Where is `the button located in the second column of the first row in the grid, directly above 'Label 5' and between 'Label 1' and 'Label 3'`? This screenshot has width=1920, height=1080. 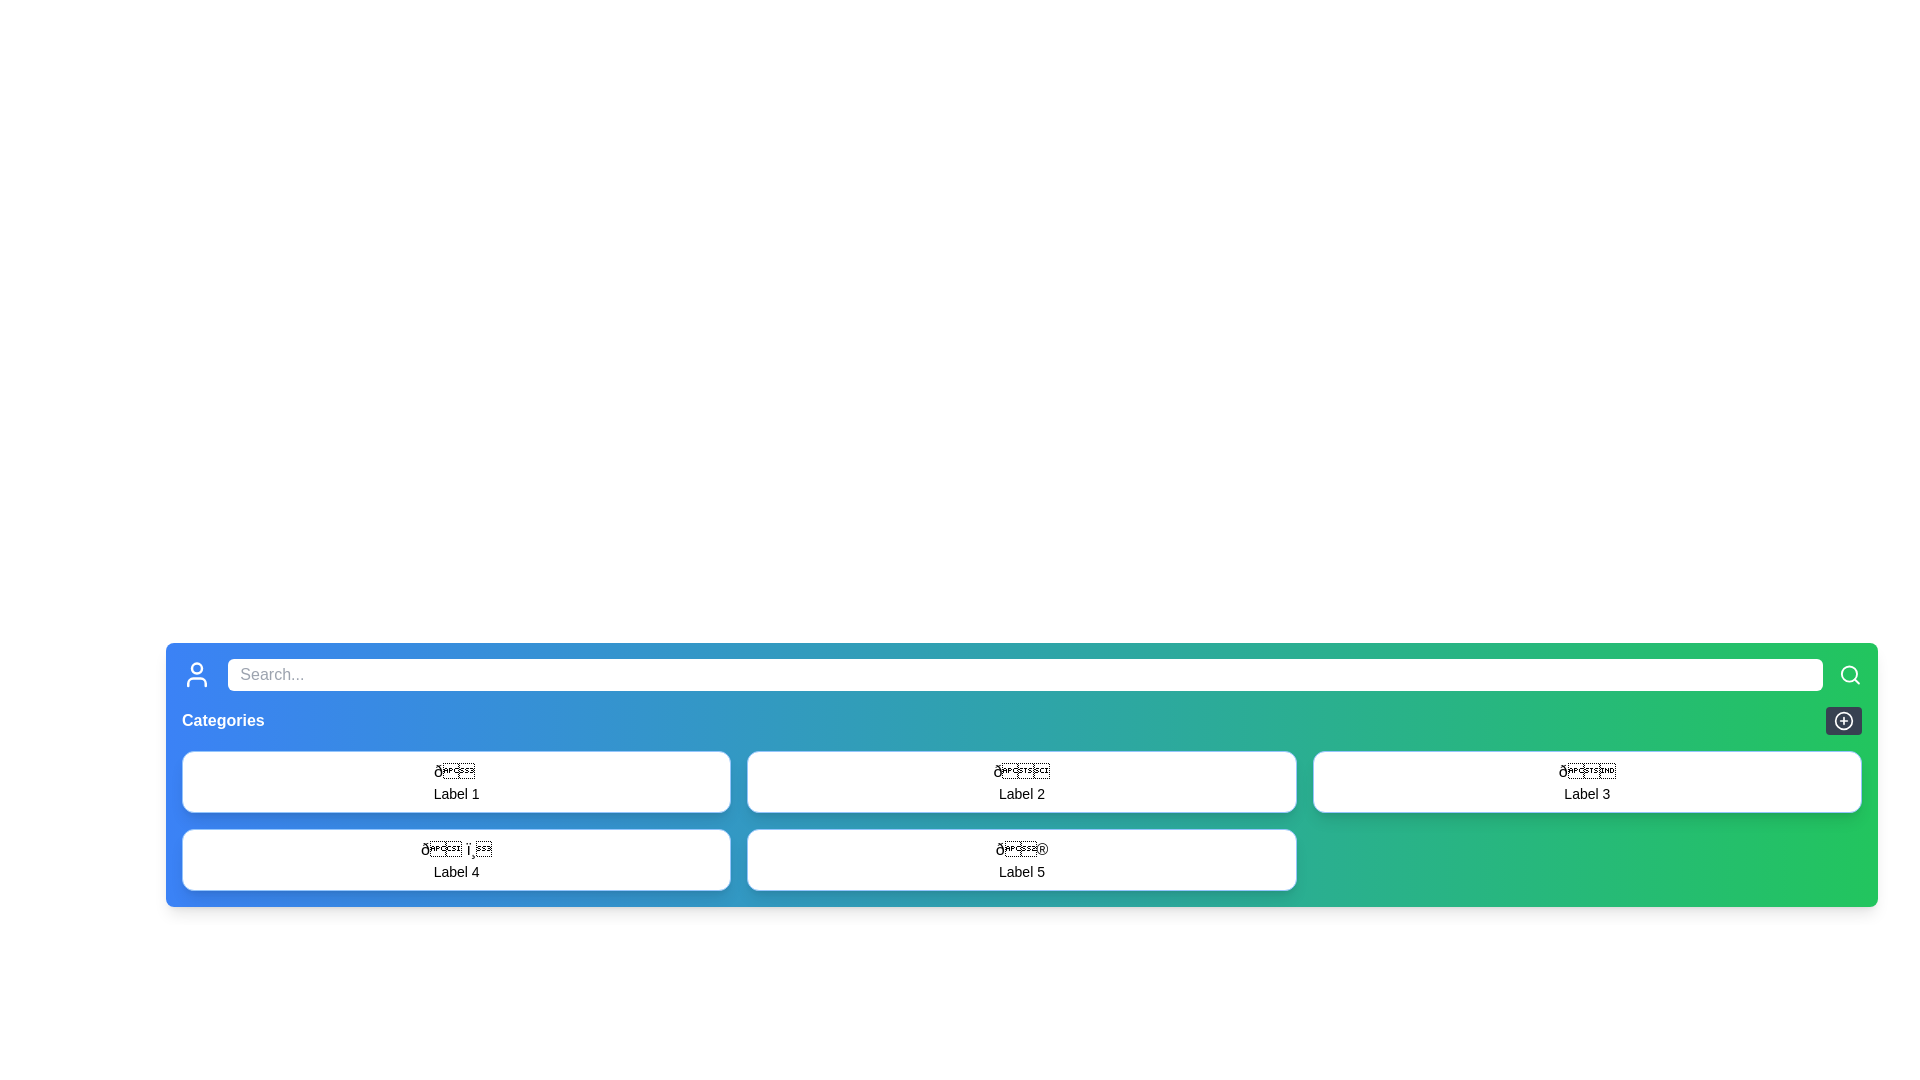
the button located in the second column of the first row in the grid, directly above 'Label 5' and between 'Label 1' and 'Label 3' is located at coordinates (1022, 781).